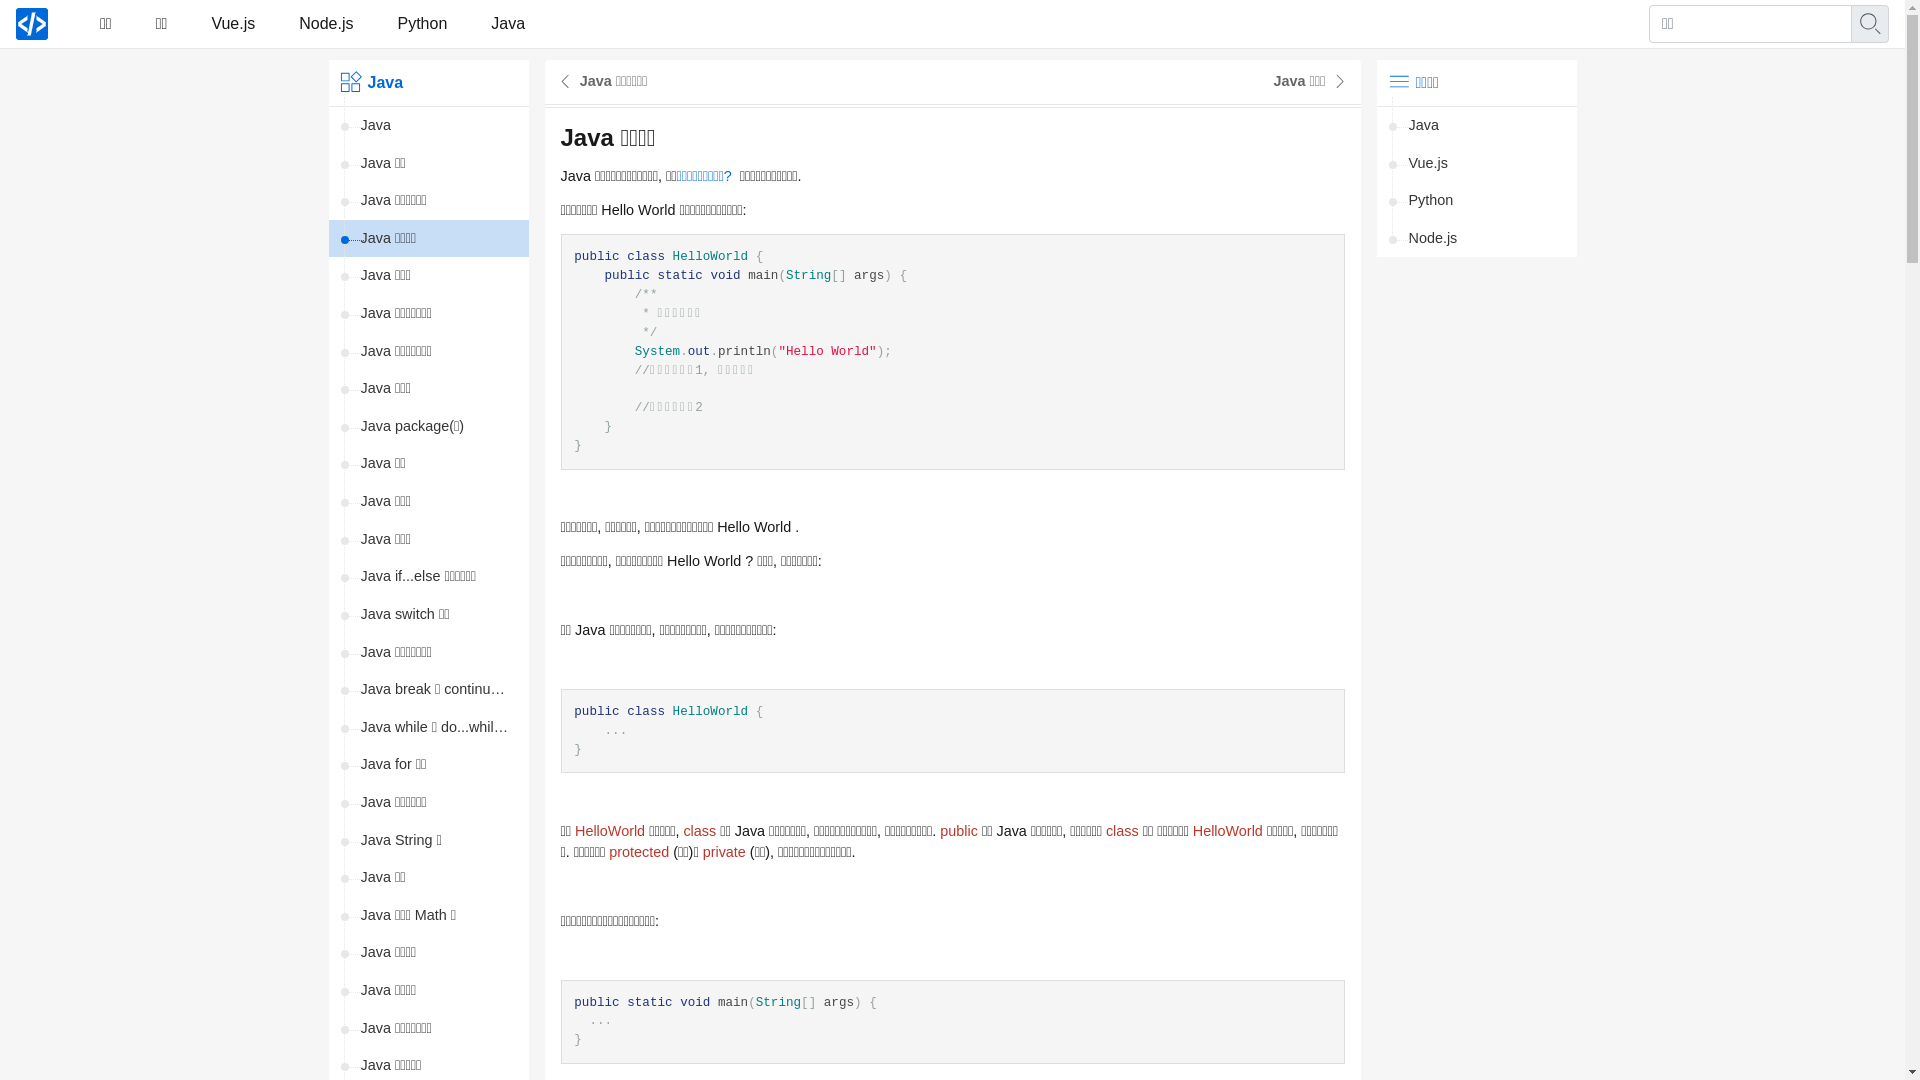  Describe the element at coordinates (326, 23) in the screenshot. I see `'Node.js'` at that location.